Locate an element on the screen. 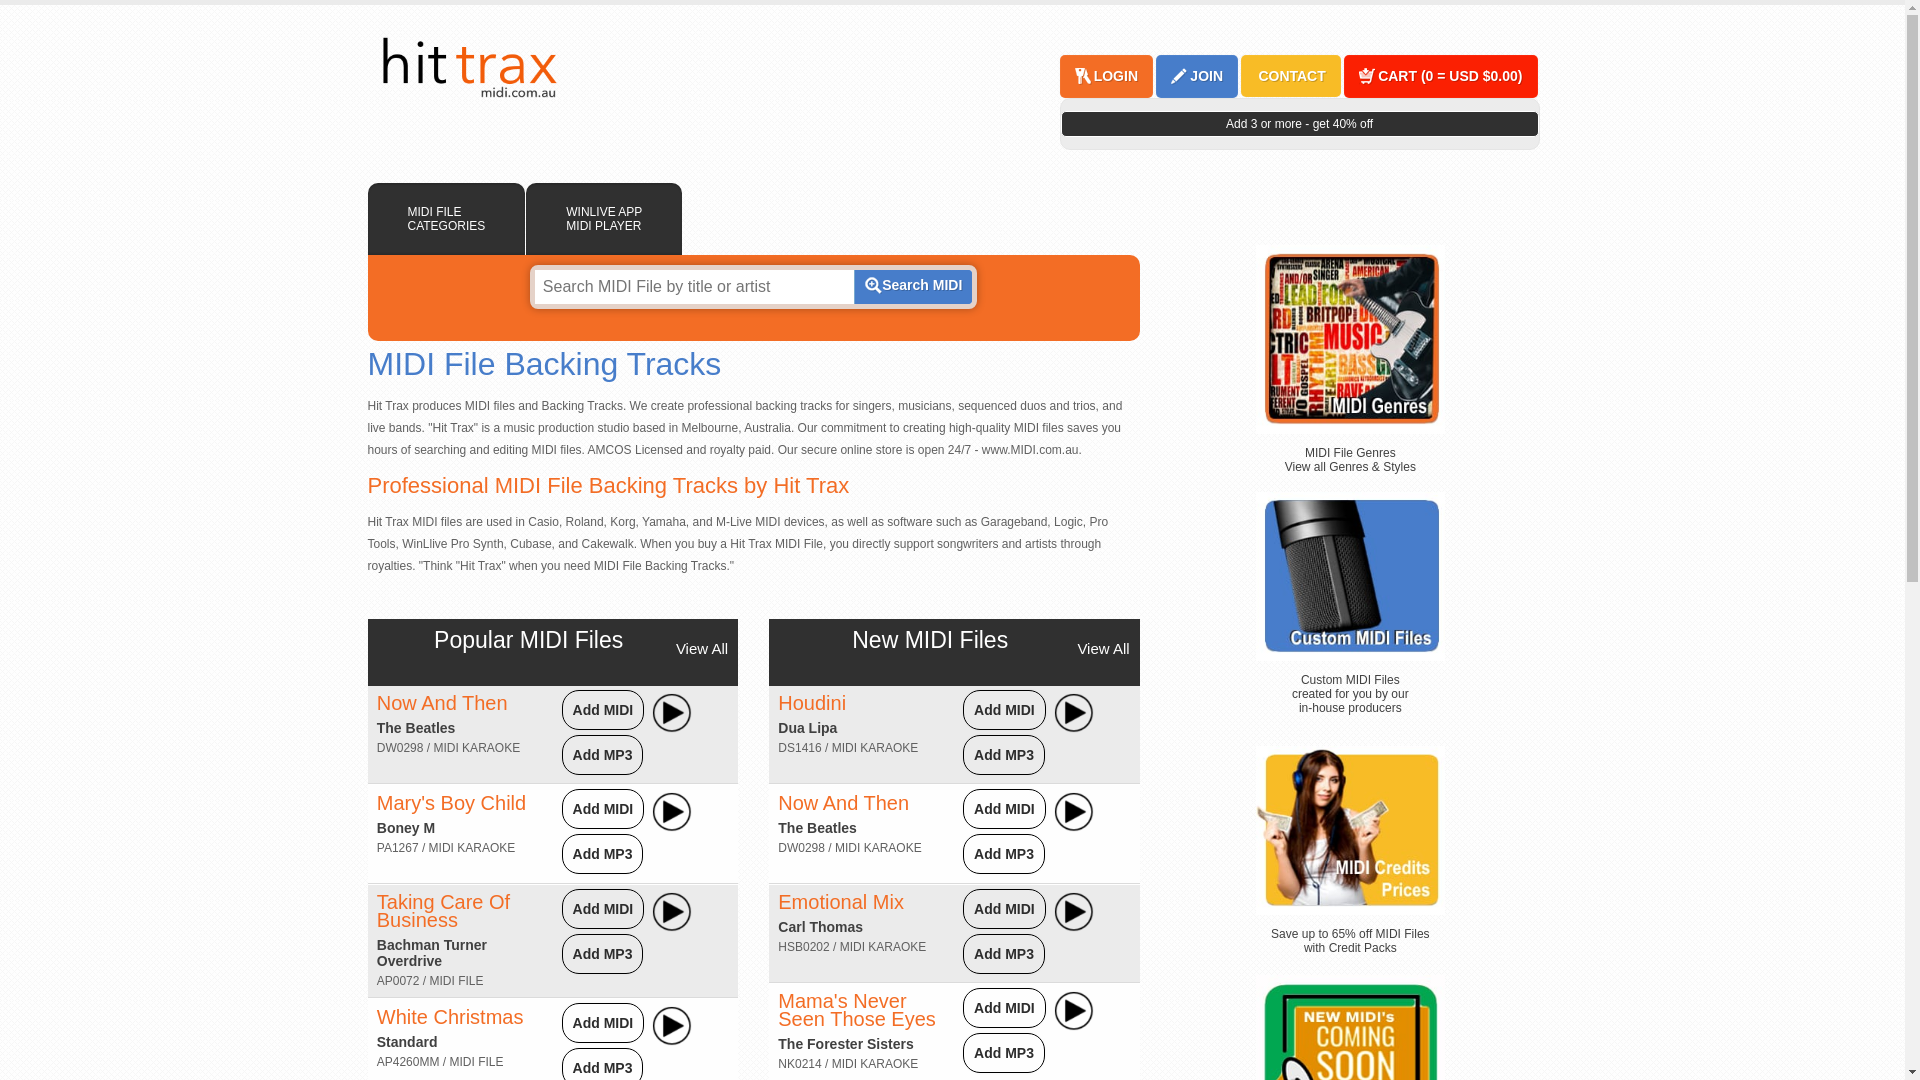 The height and width of the screenshot is (1080, 1920). 'Custom MIDI Files' is located at coordinates (1350, 576).